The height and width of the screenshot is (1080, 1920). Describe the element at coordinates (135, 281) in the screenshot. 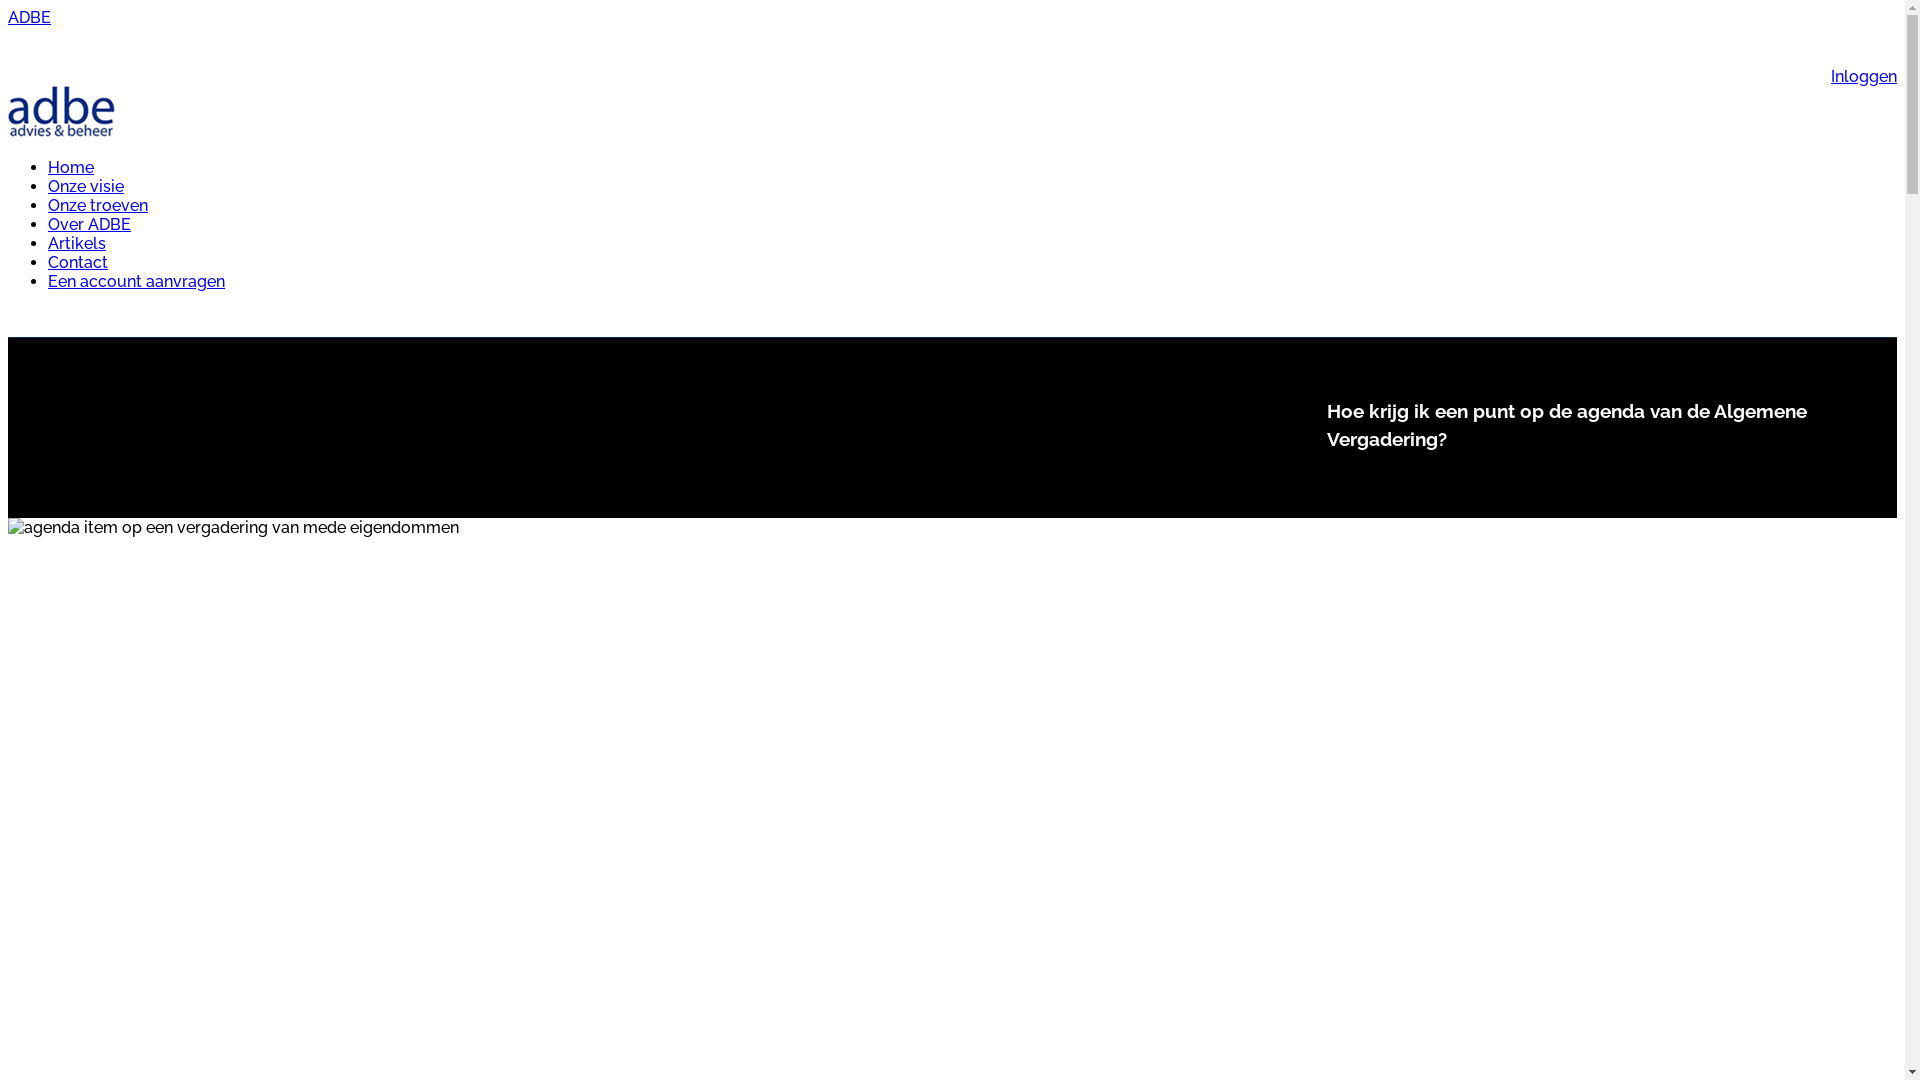

I see `'Een account aanvragen'` at that location.